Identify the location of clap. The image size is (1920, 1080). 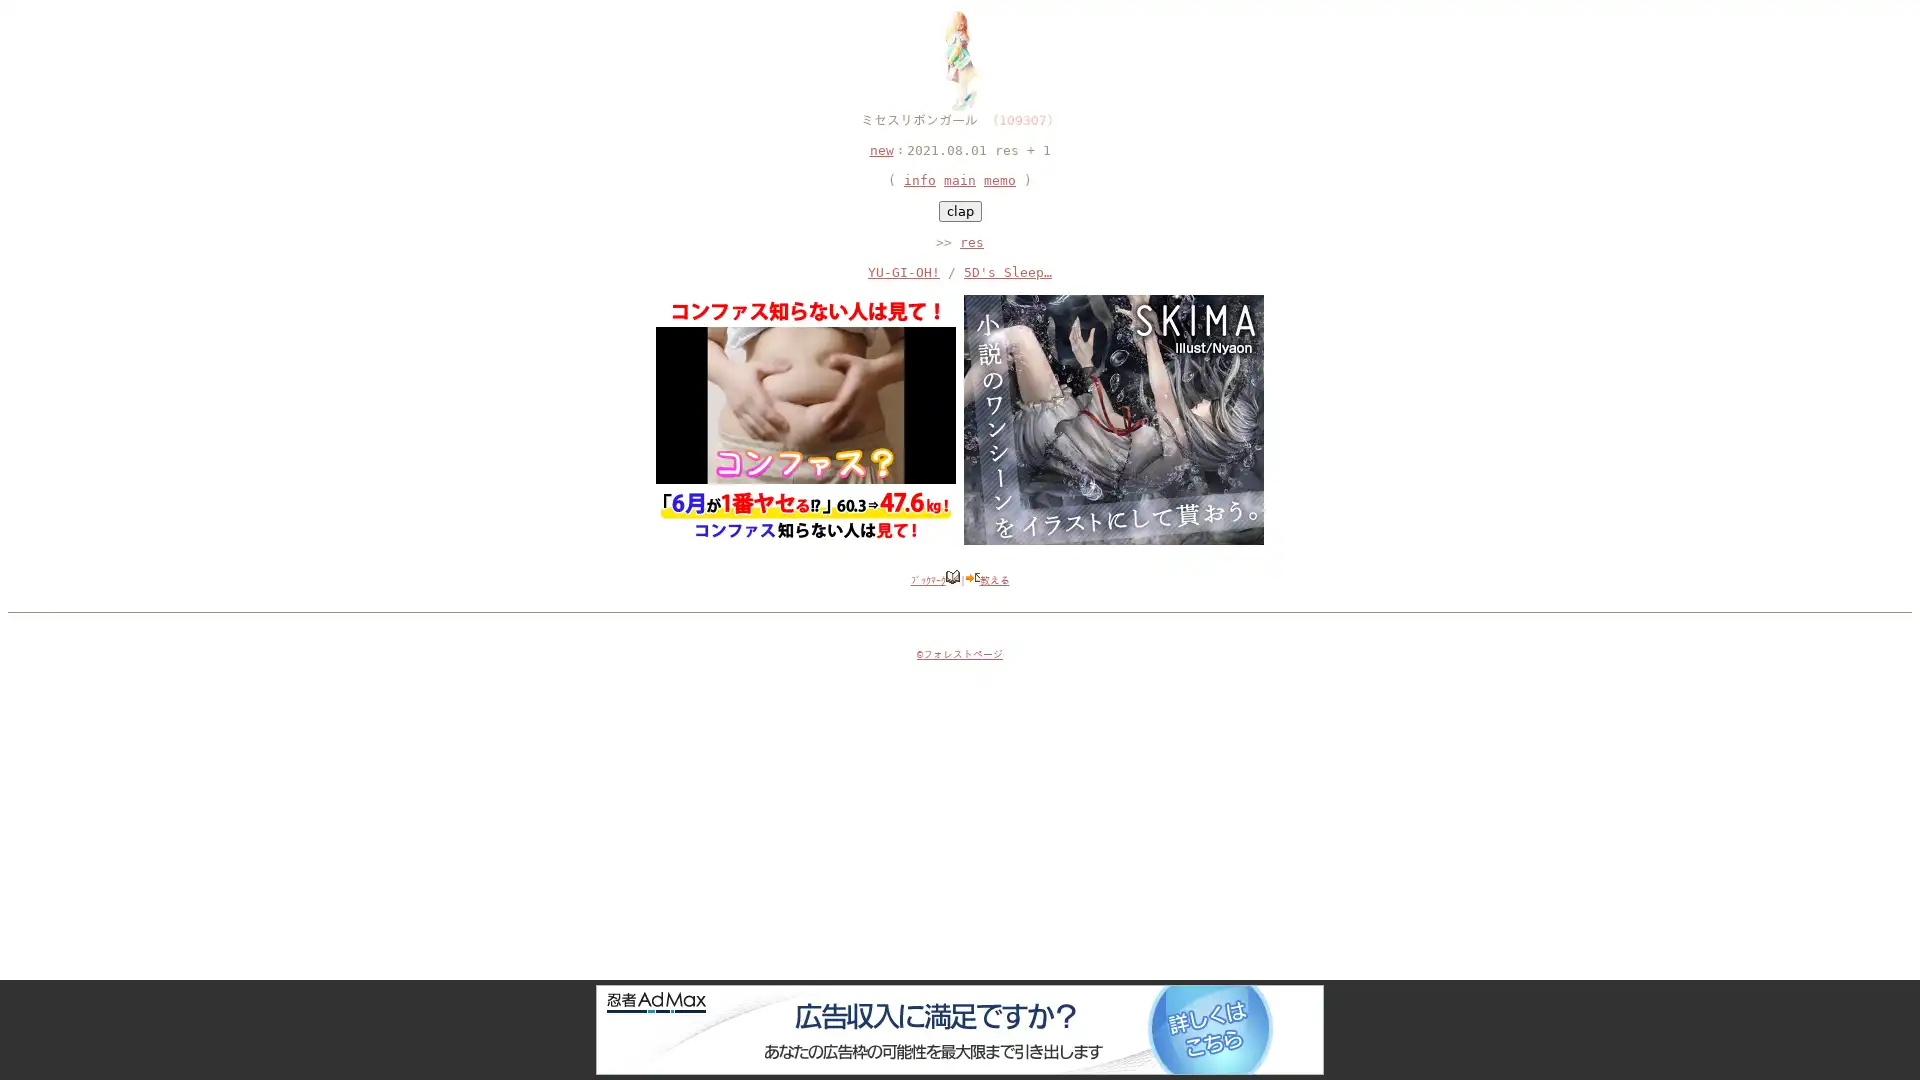
(958, 211).